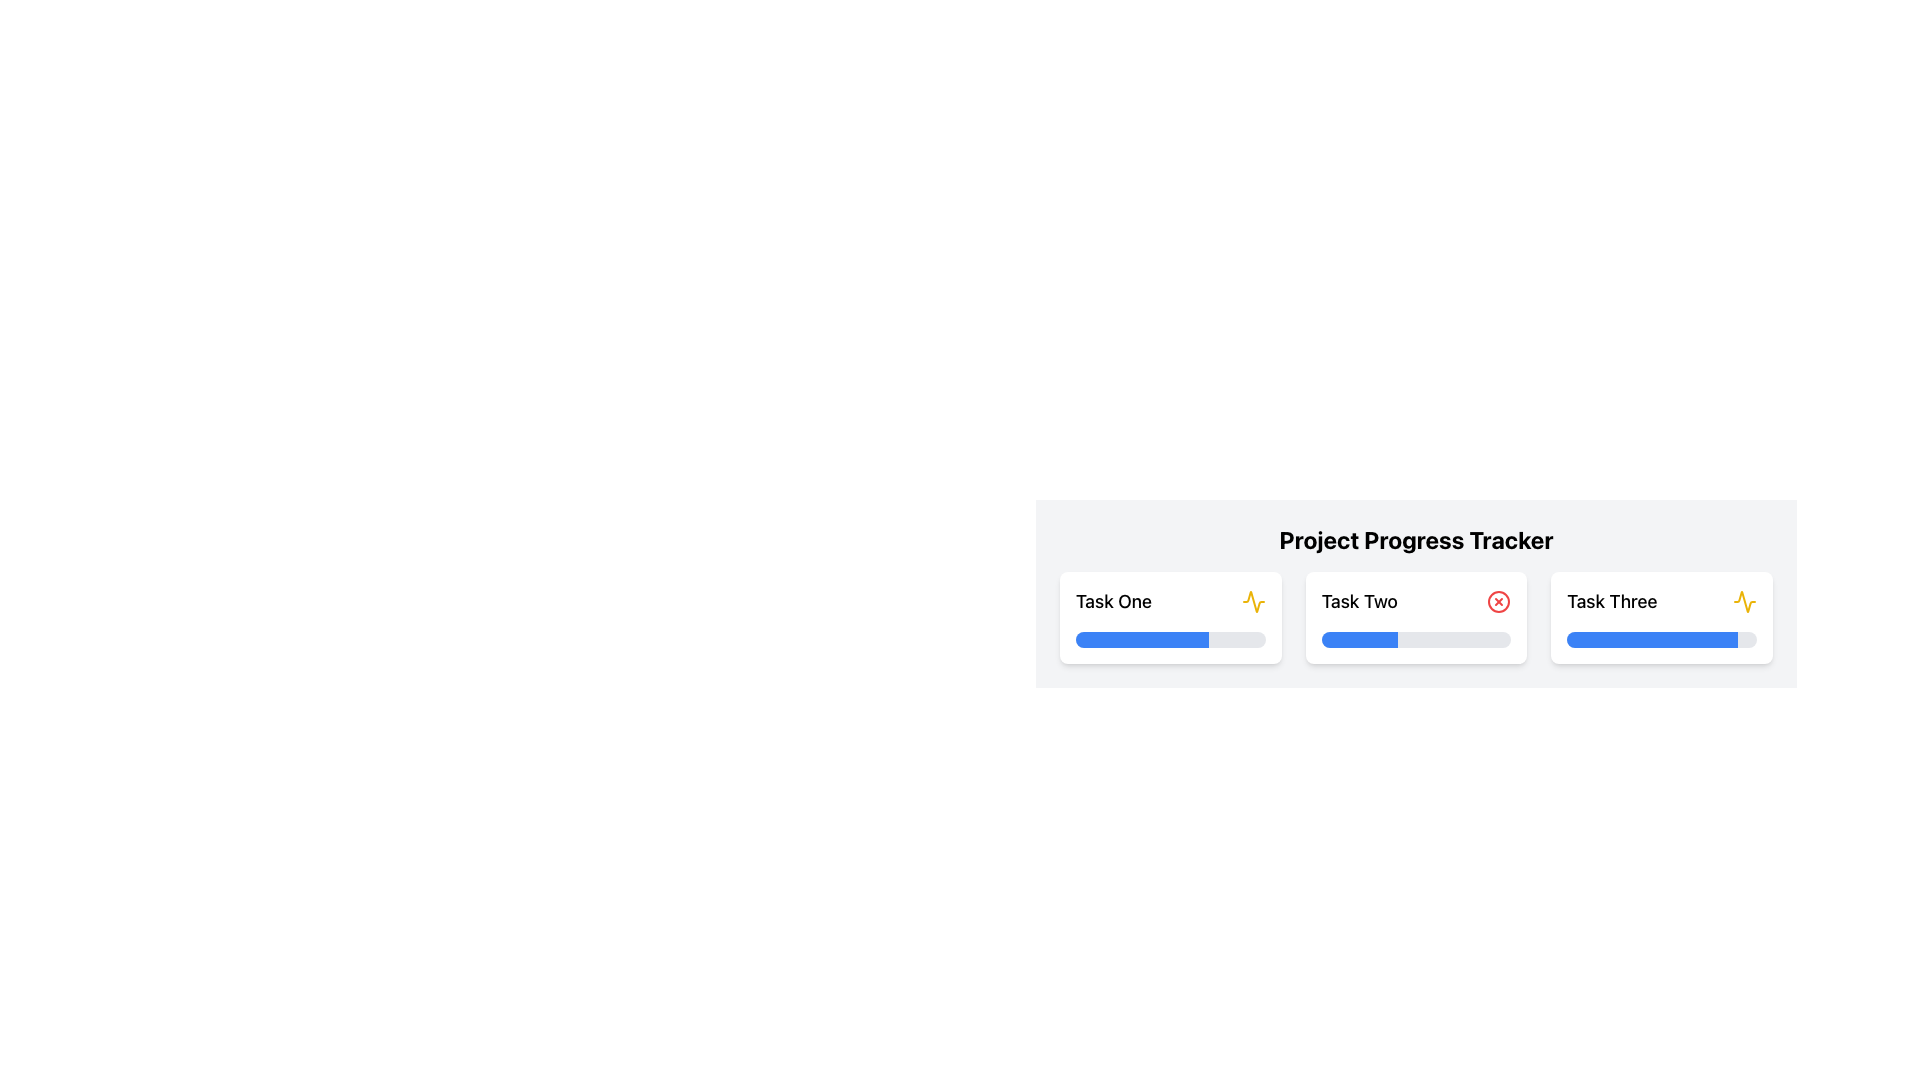 The height and width of the screenshot is (1080, 1920). I want to click on the progress bar representing the completion status of 'Task Three', which is the third progress bar in sequence under its respective task label, so click(1652, 640).